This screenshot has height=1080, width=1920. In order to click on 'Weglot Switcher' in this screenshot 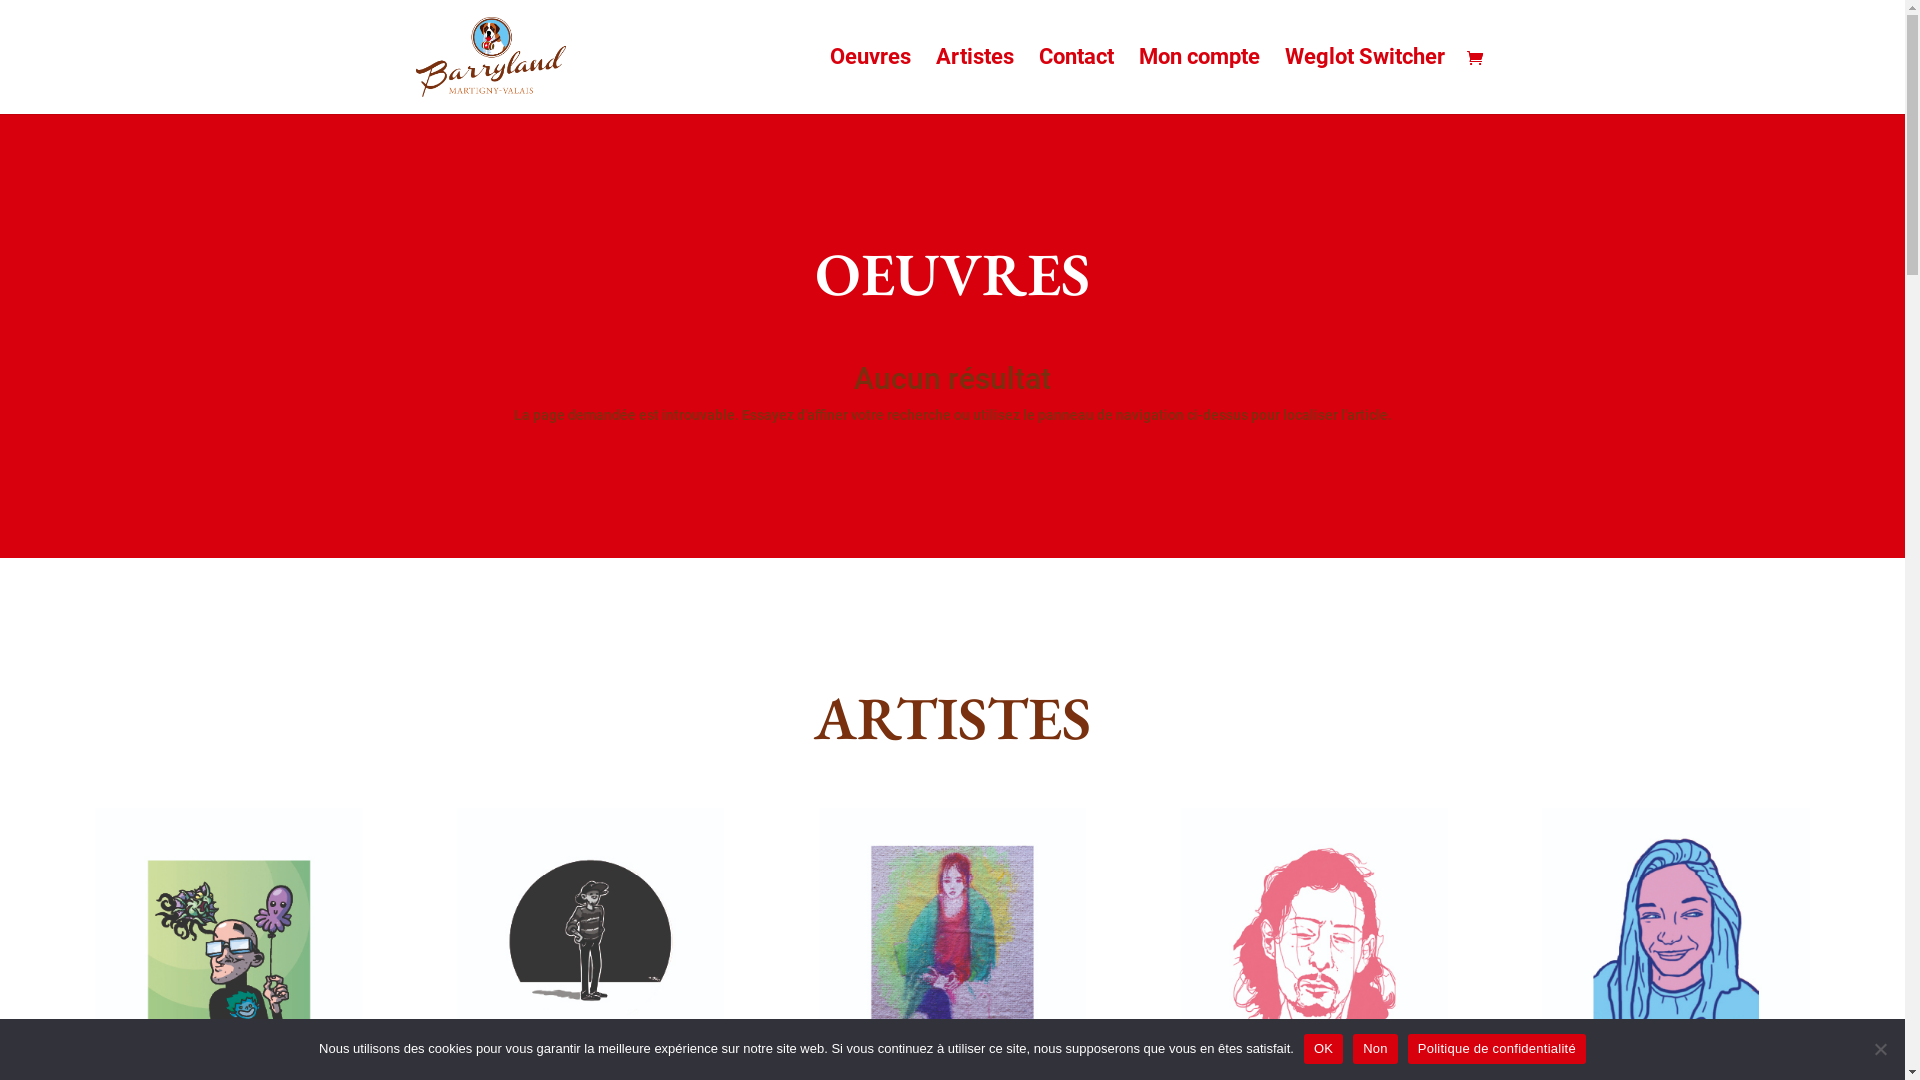, I will do `click(1362, 80)`.